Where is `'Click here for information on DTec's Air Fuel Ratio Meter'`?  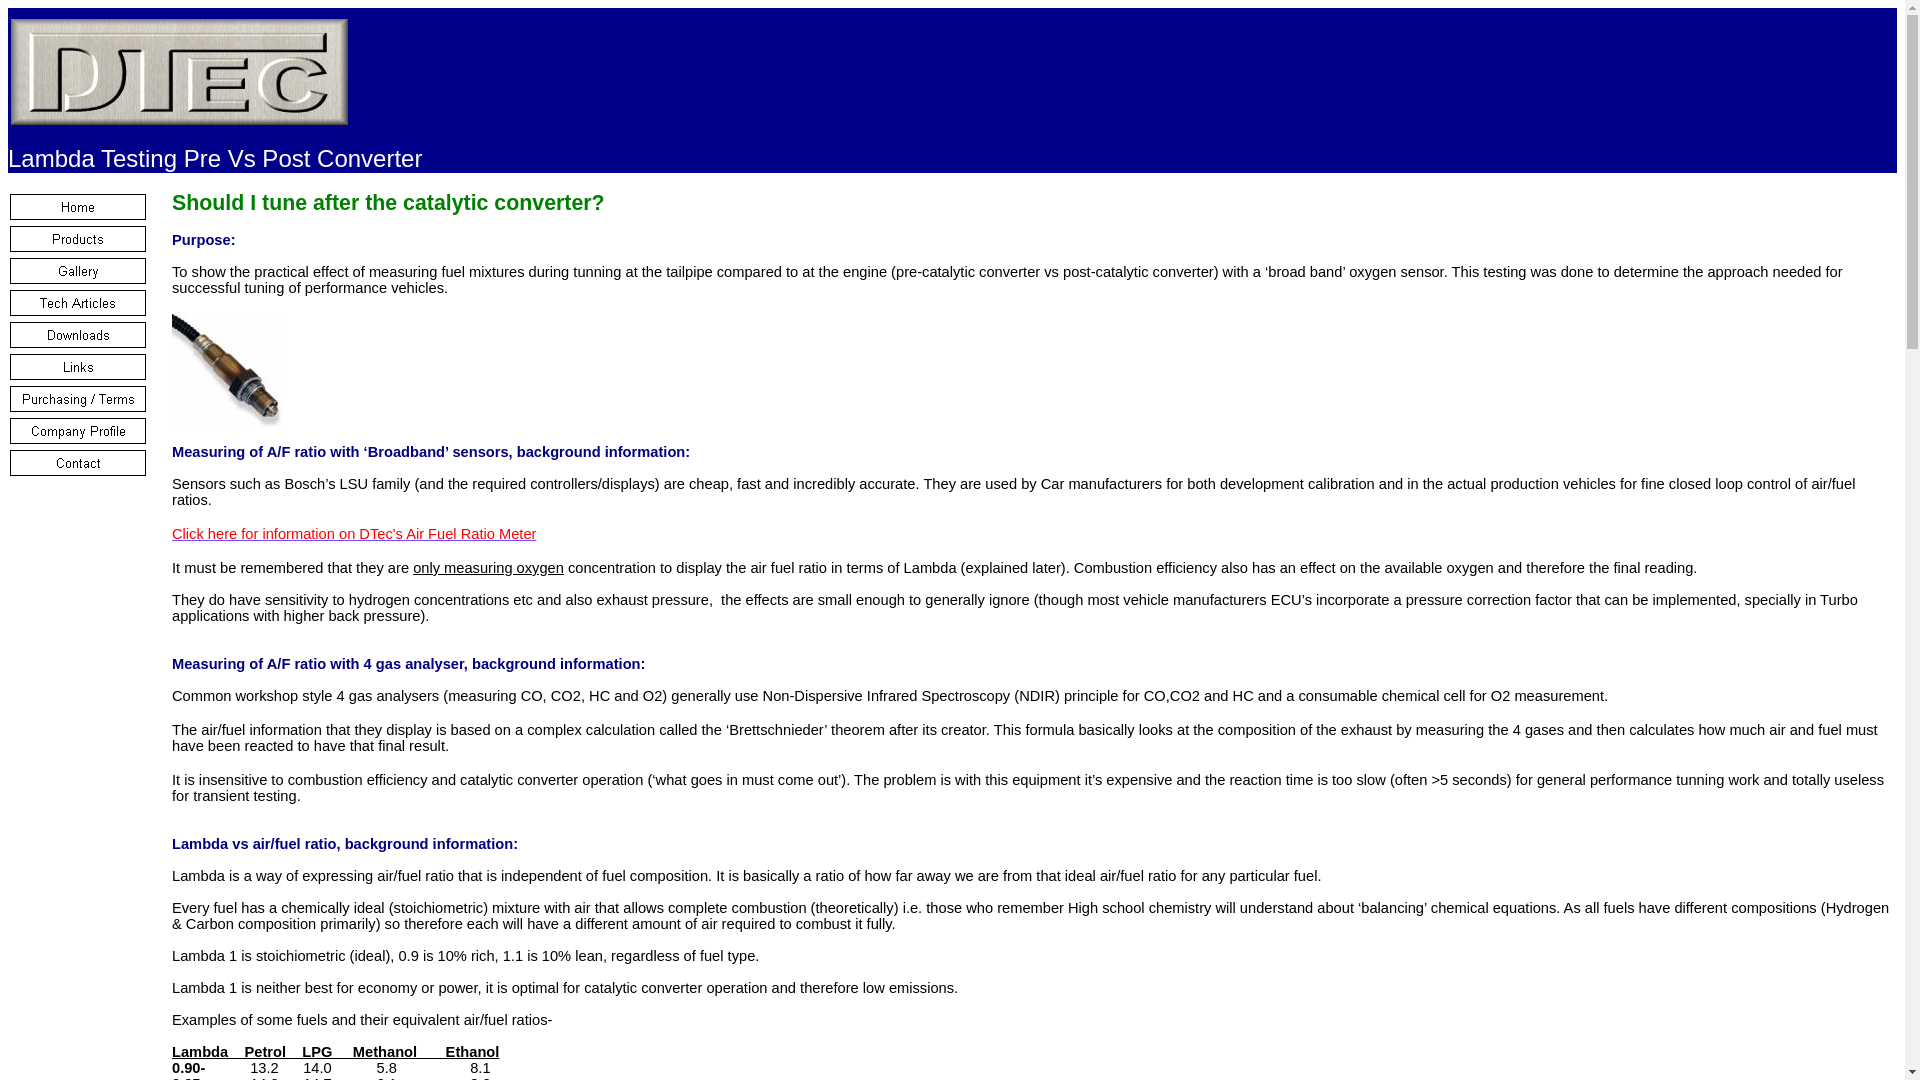
'Click here for information on DTec's Air Fuel Ratio Meter' is located at coordinates (354, 532).